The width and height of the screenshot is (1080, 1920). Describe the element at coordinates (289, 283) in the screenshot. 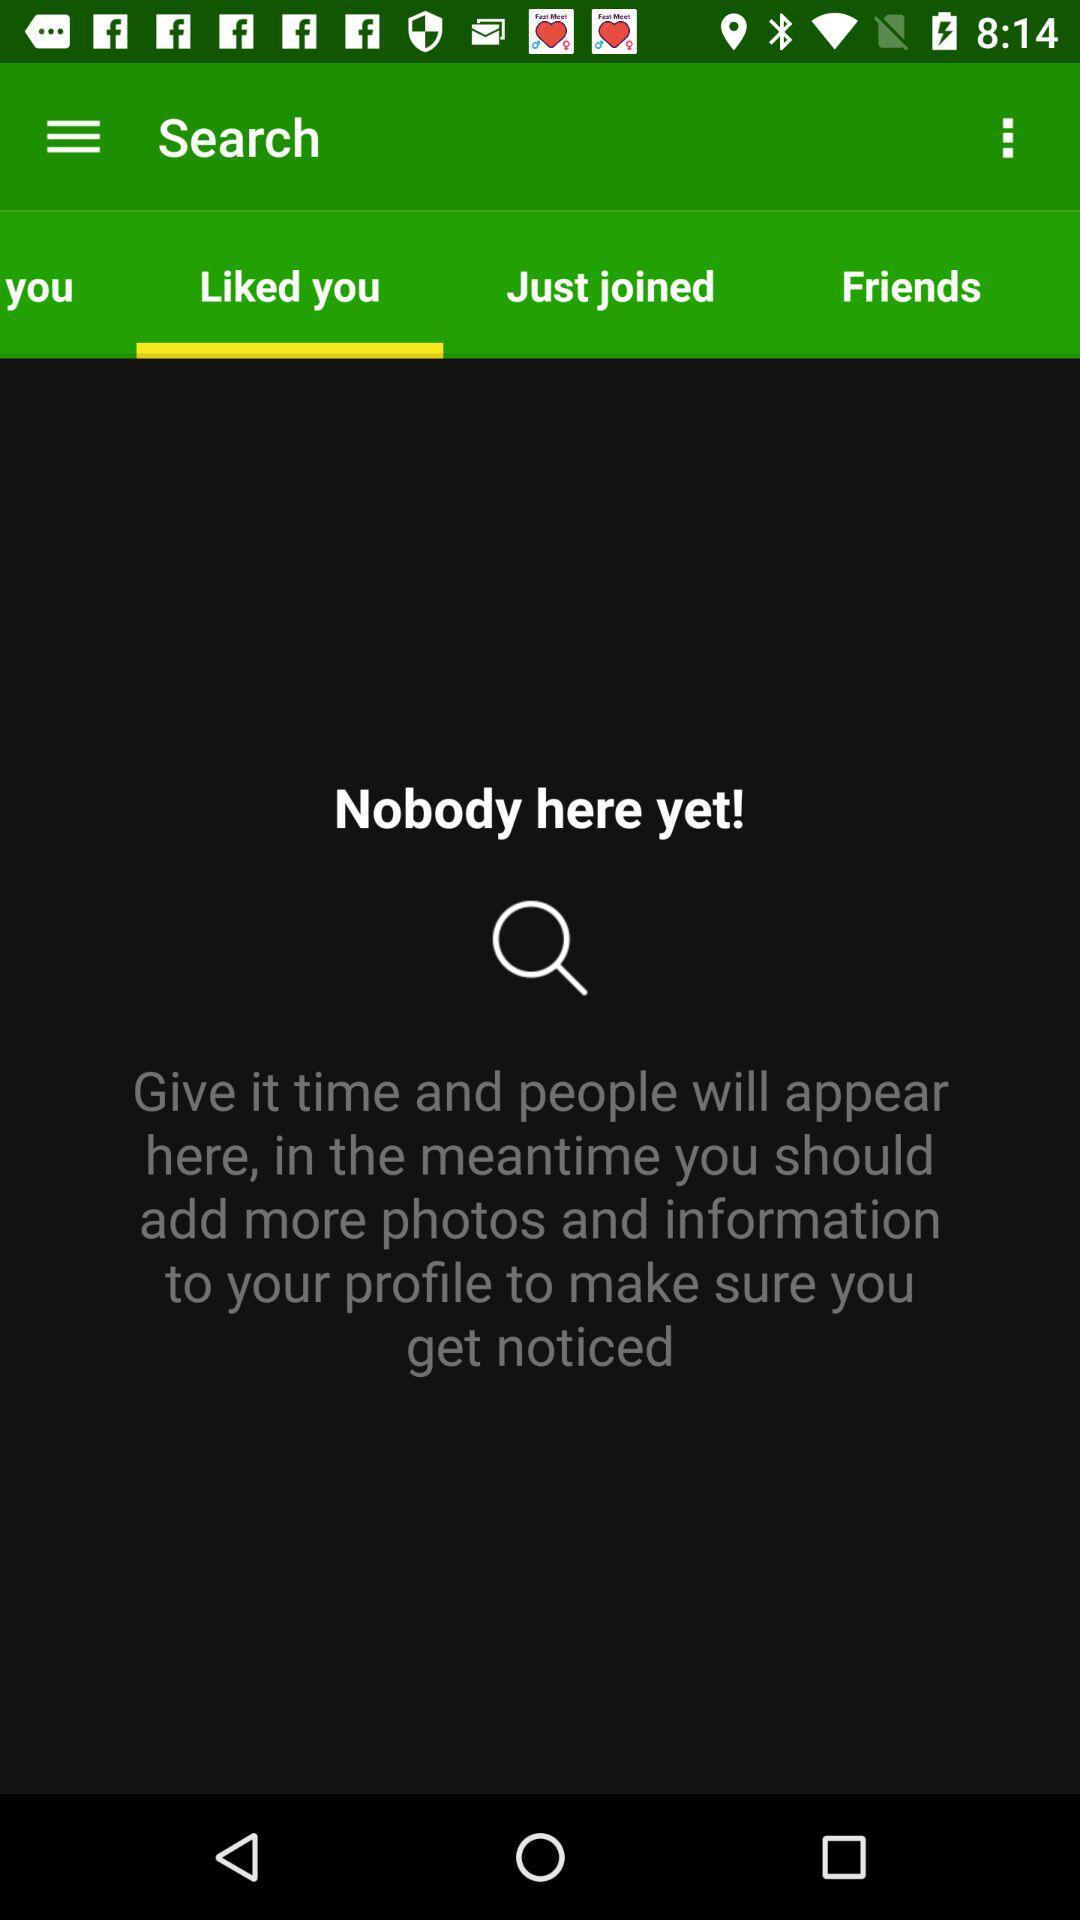

I see `the app to the left of just joined` at that location.